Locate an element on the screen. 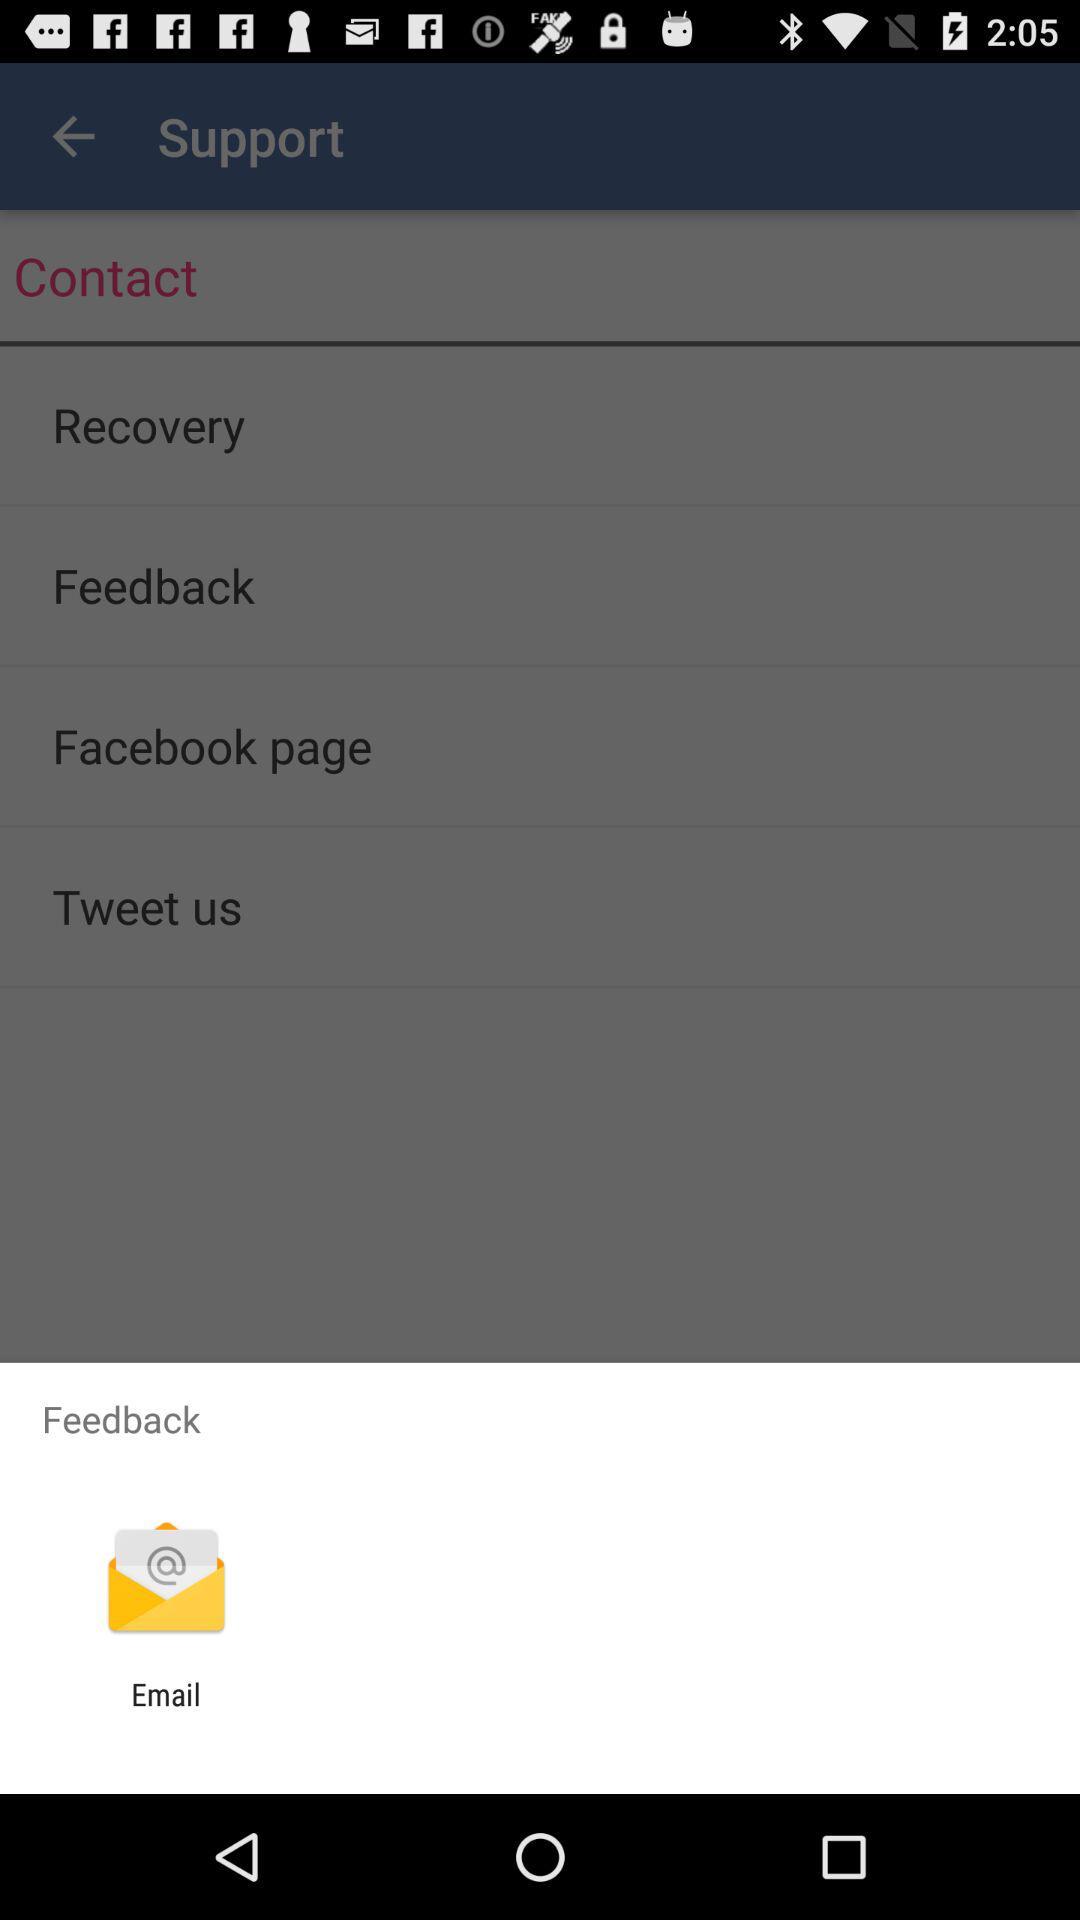 The height and width of the screenshot is (1920, 1080). item above the email is located at coordinates (165, 1579).